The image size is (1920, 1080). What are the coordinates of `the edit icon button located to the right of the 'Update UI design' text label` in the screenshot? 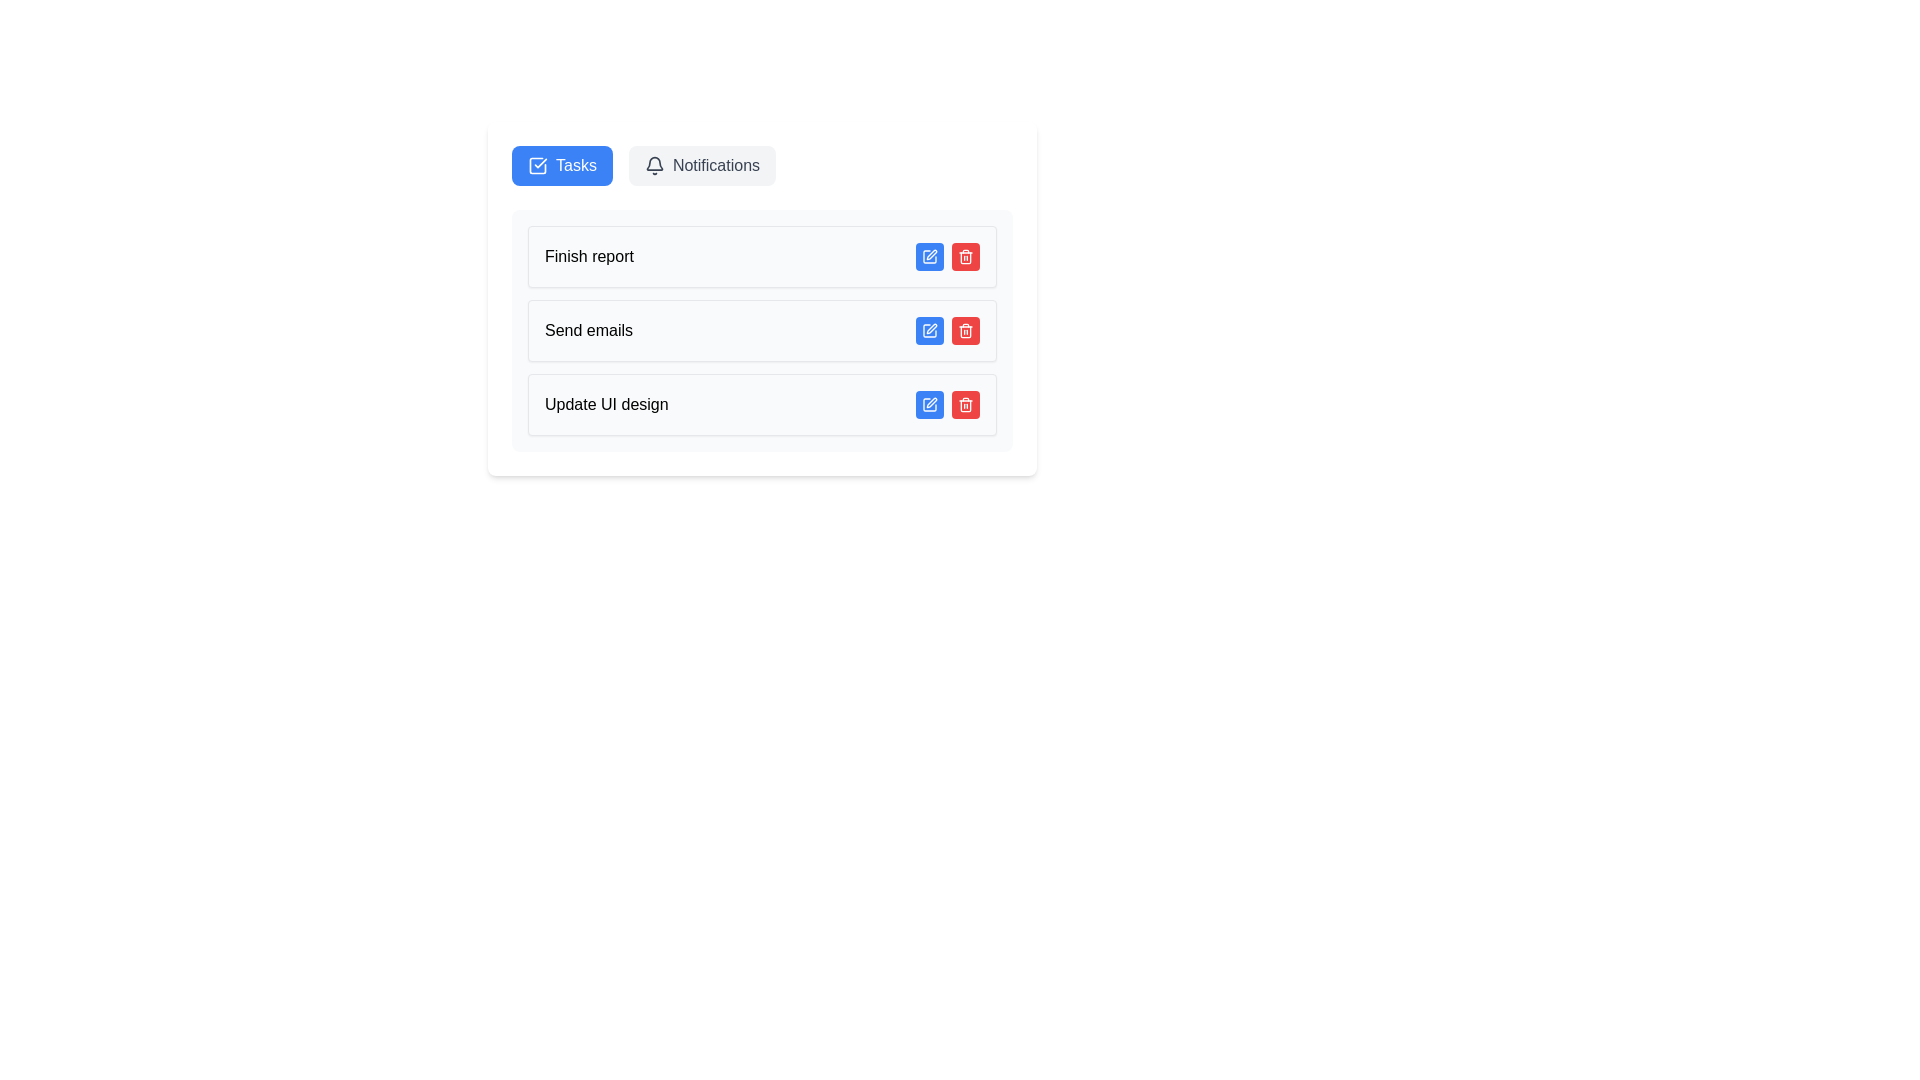 It's located at (929, 405).